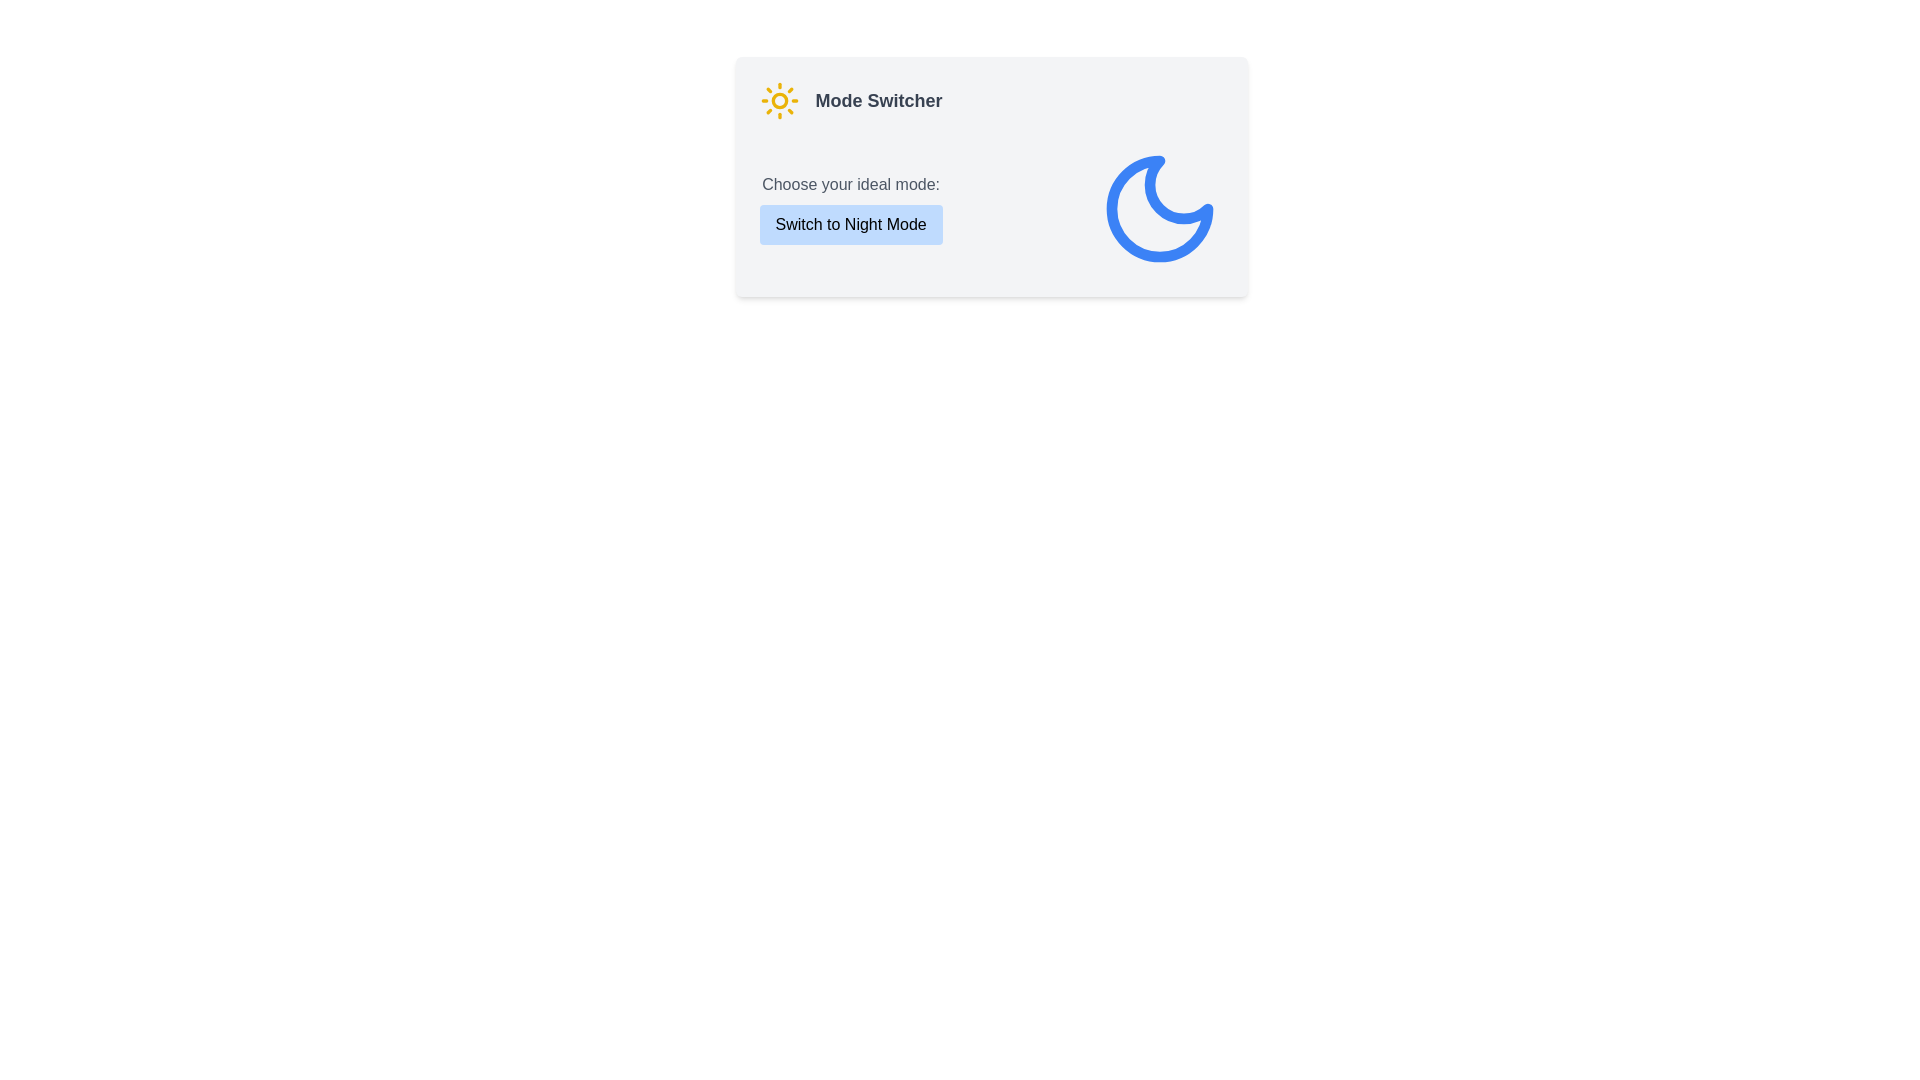 This screenshot has height=1080, width=1920. I want to click on the SVG circle element that represents the core of the sun graphic, located at the center of the sun icon in the top-left corner of the 'Mode Switcher' card, so click(778, 100).